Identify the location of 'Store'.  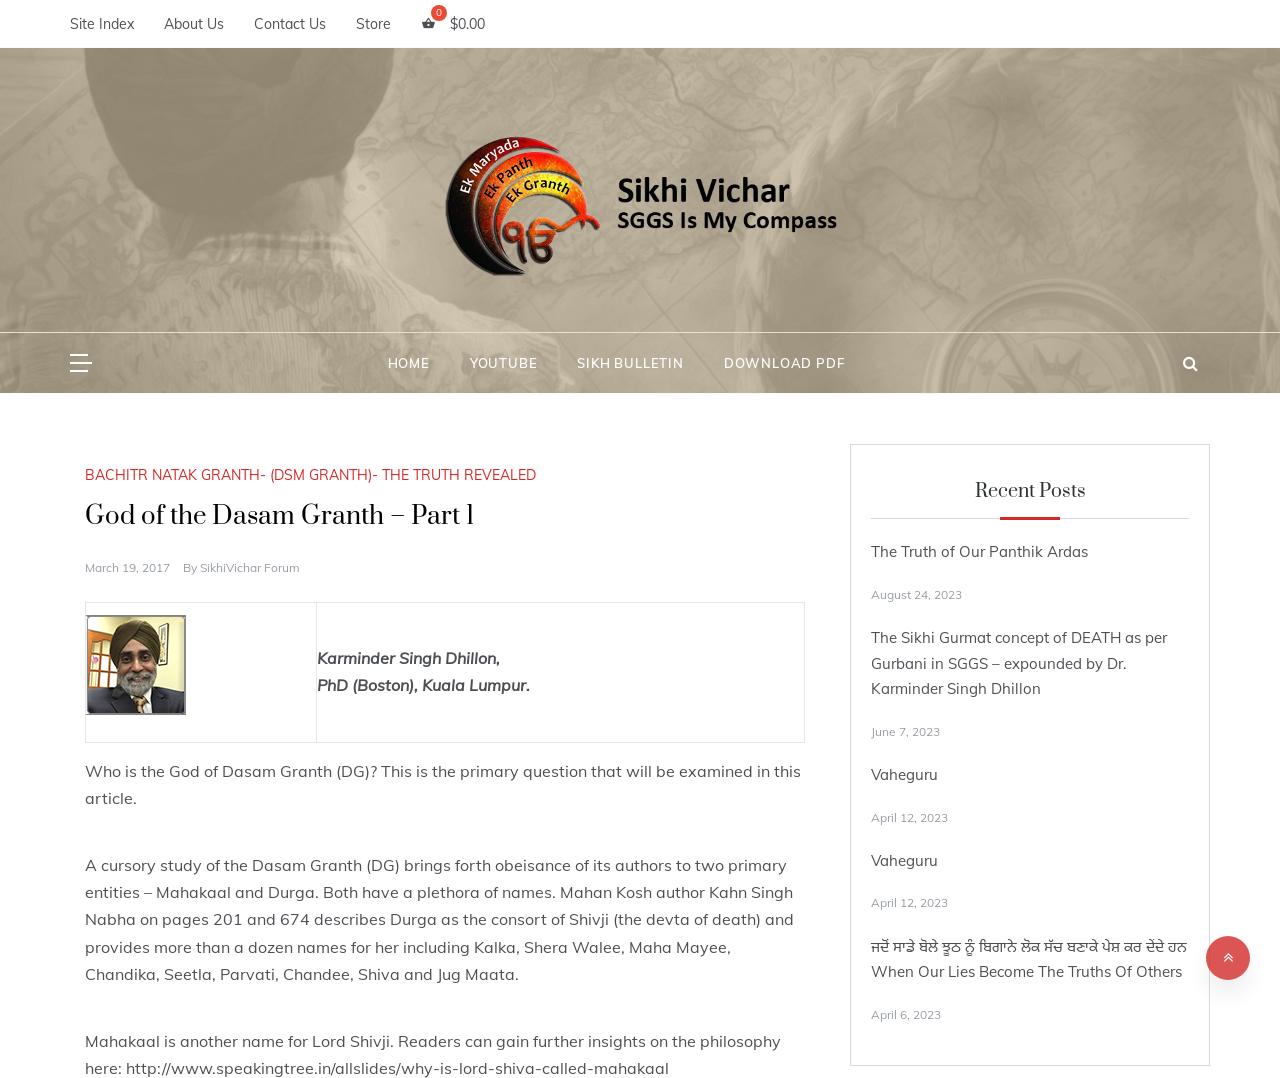
(373, 23).